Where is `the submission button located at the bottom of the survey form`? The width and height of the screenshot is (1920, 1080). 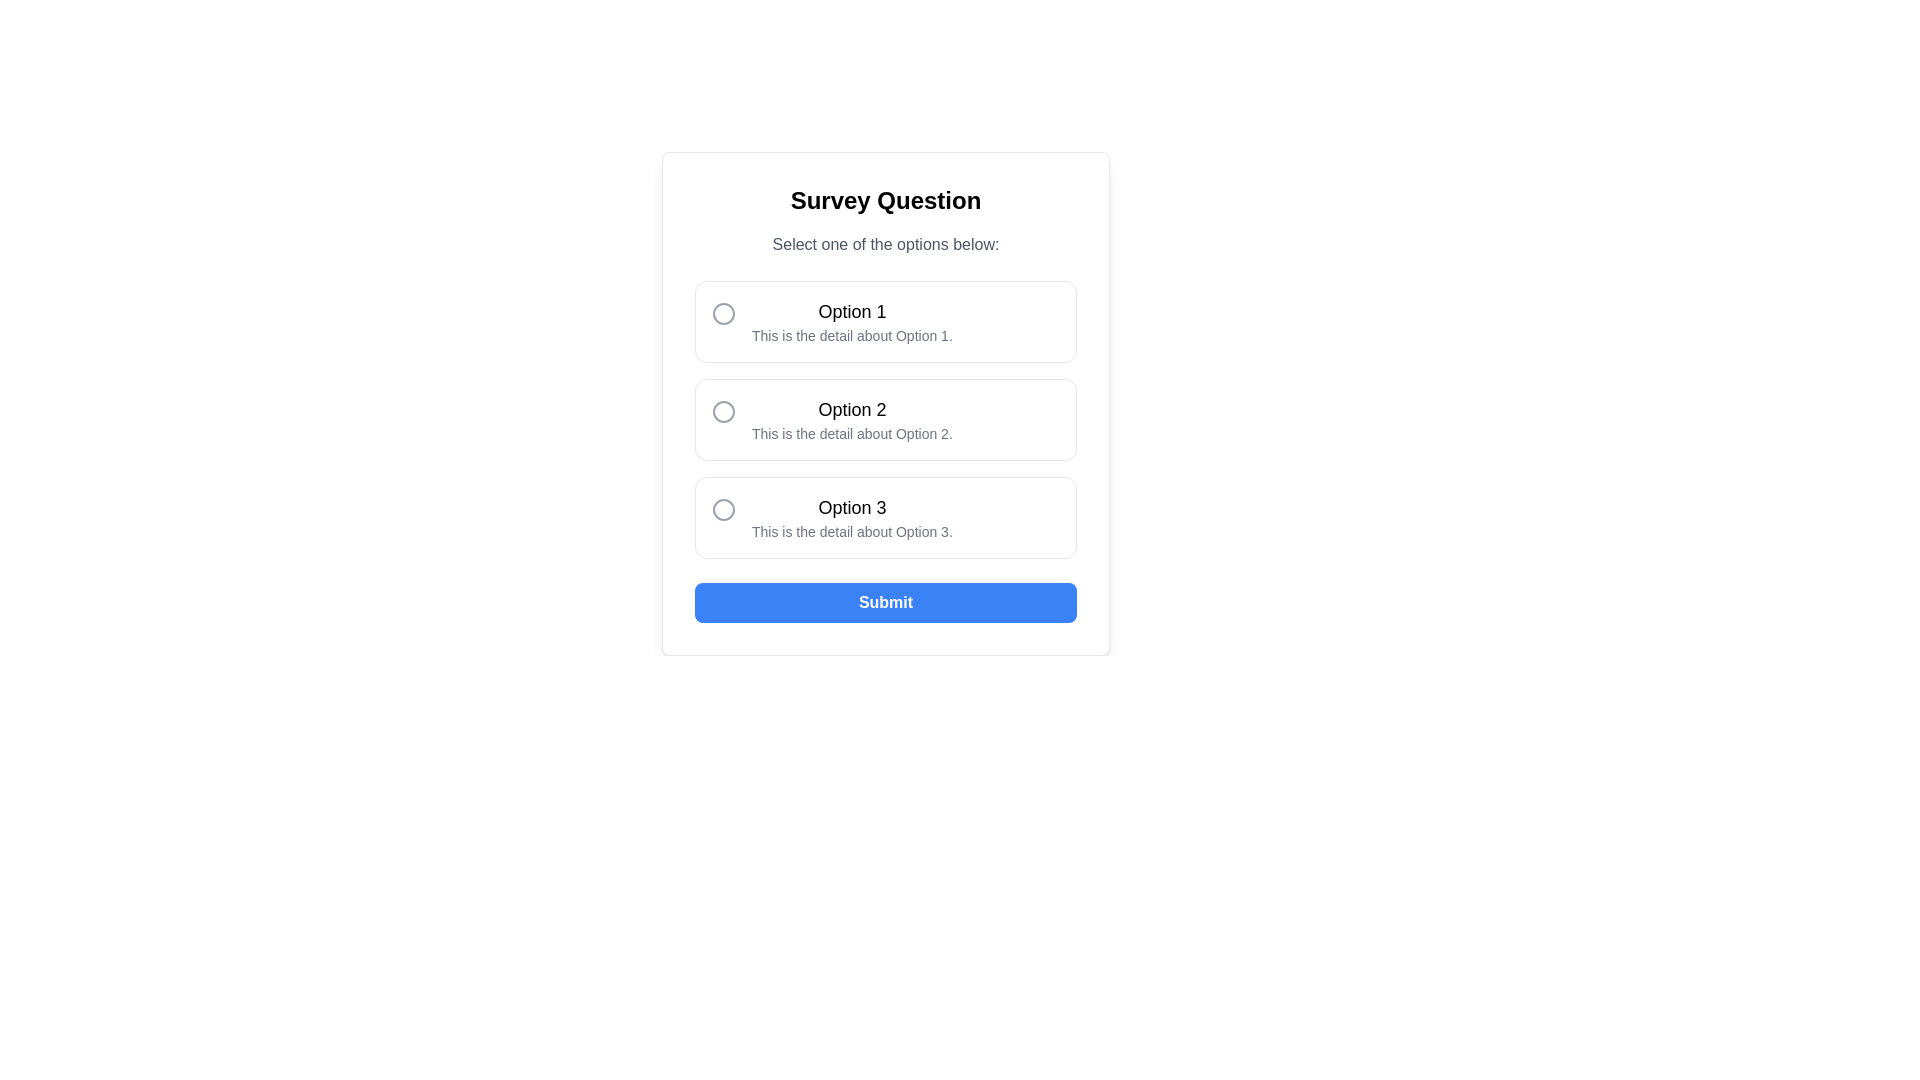
the submission button located at the bottom of the survey form is located at coordinates (885, 601).